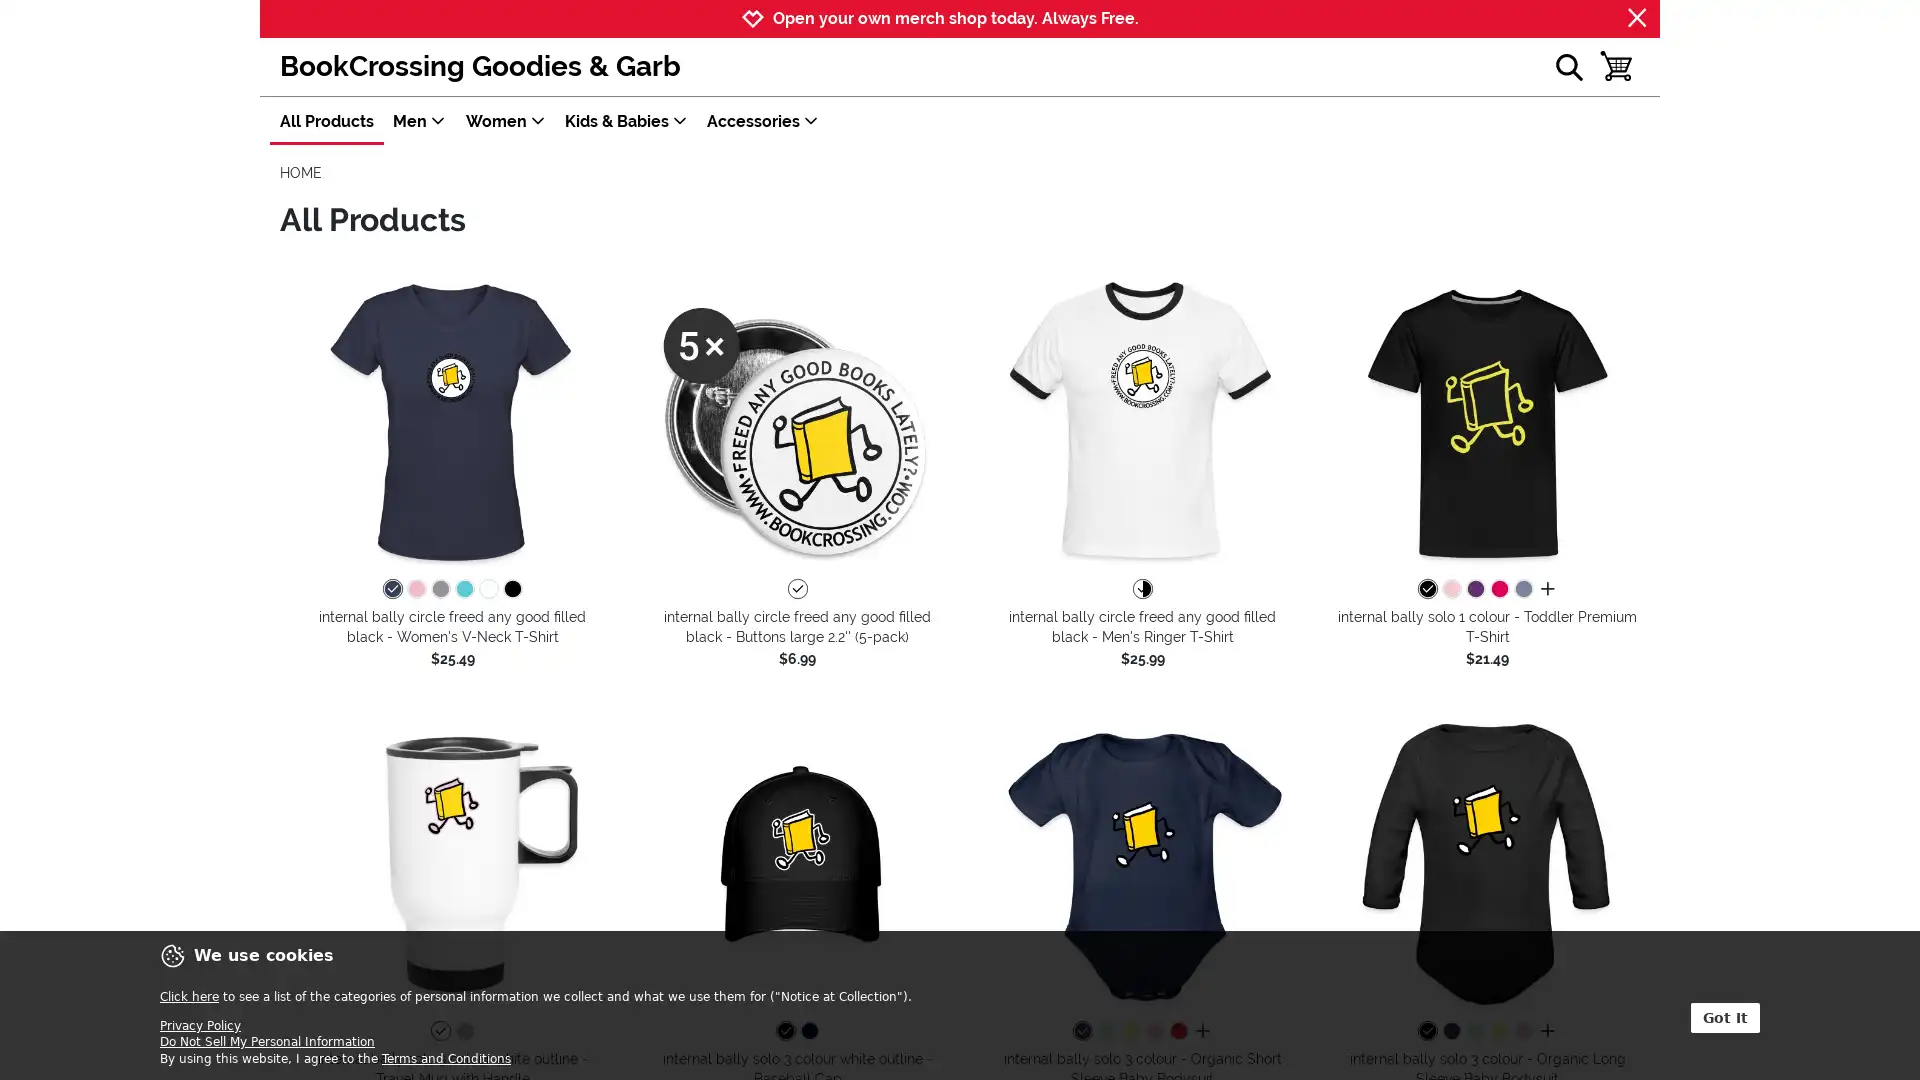 The height and width of the screenshot is (1080, 1920). I want to click on purple, so click(1474, 589).